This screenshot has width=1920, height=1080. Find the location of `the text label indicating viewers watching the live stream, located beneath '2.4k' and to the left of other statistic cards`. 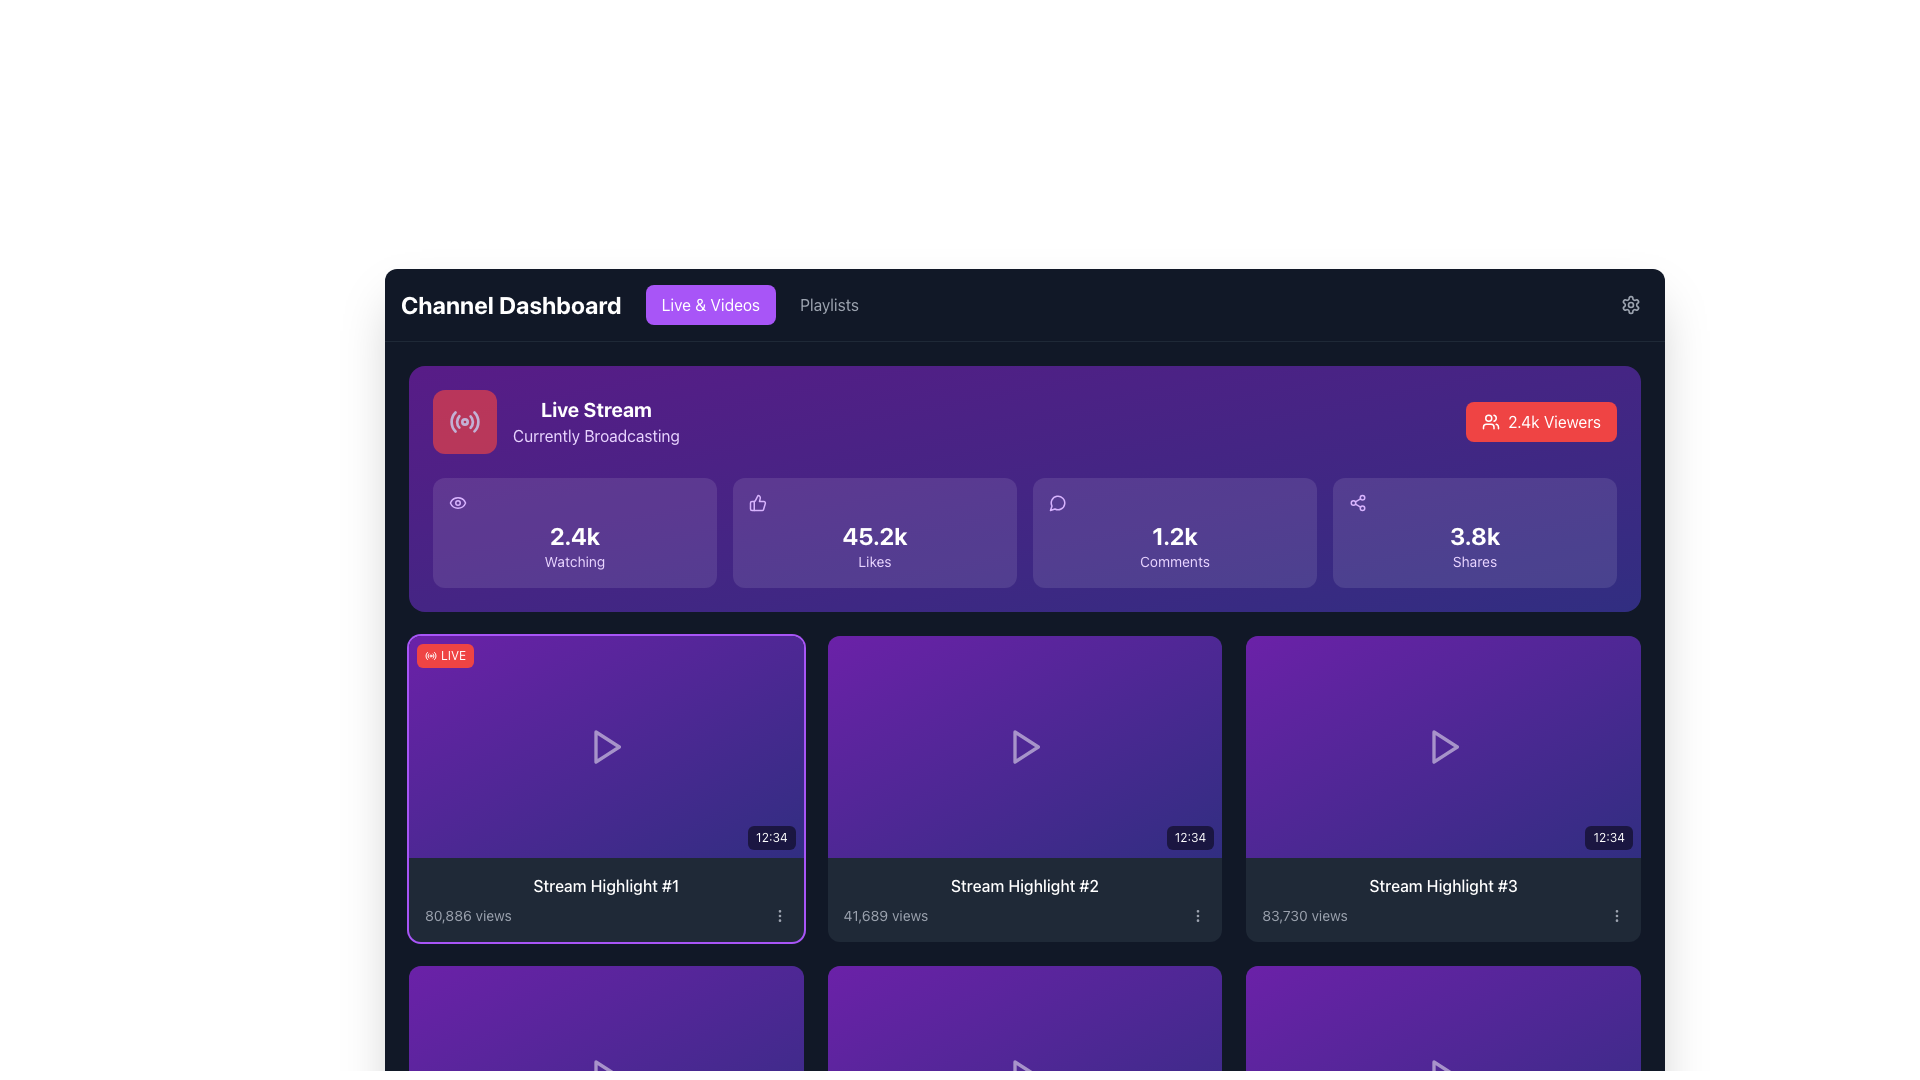

the text label indicating viewers watching the live stream, located beneath '2.4k' and to the left of other statistic cards is located at coordinates (574, 562).